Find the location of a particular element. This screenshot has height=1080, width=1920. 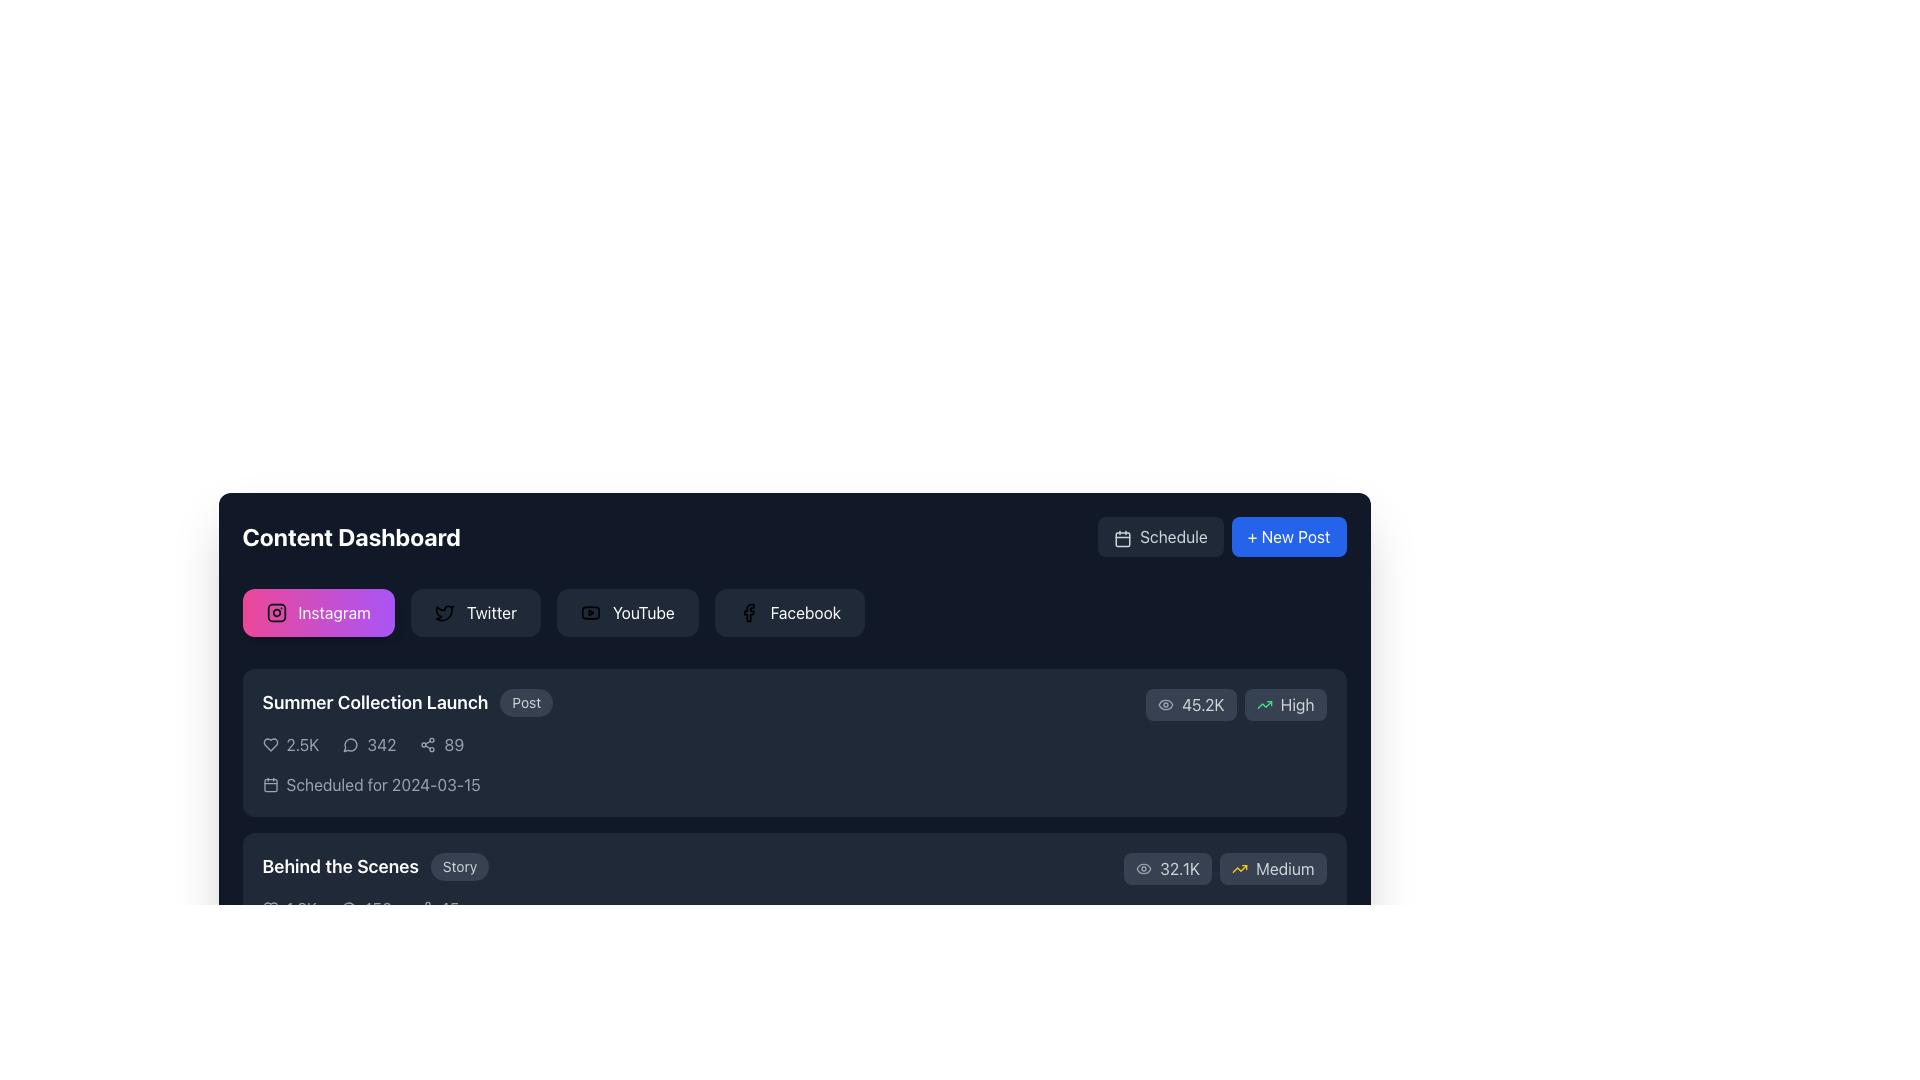

text displayed in the Statistical badge which shows '1.8K' next to a heart-shaped outline icon, located in the 'Behind the Scenes' section of the Content Dashboard is located at coordinates (288, 909).